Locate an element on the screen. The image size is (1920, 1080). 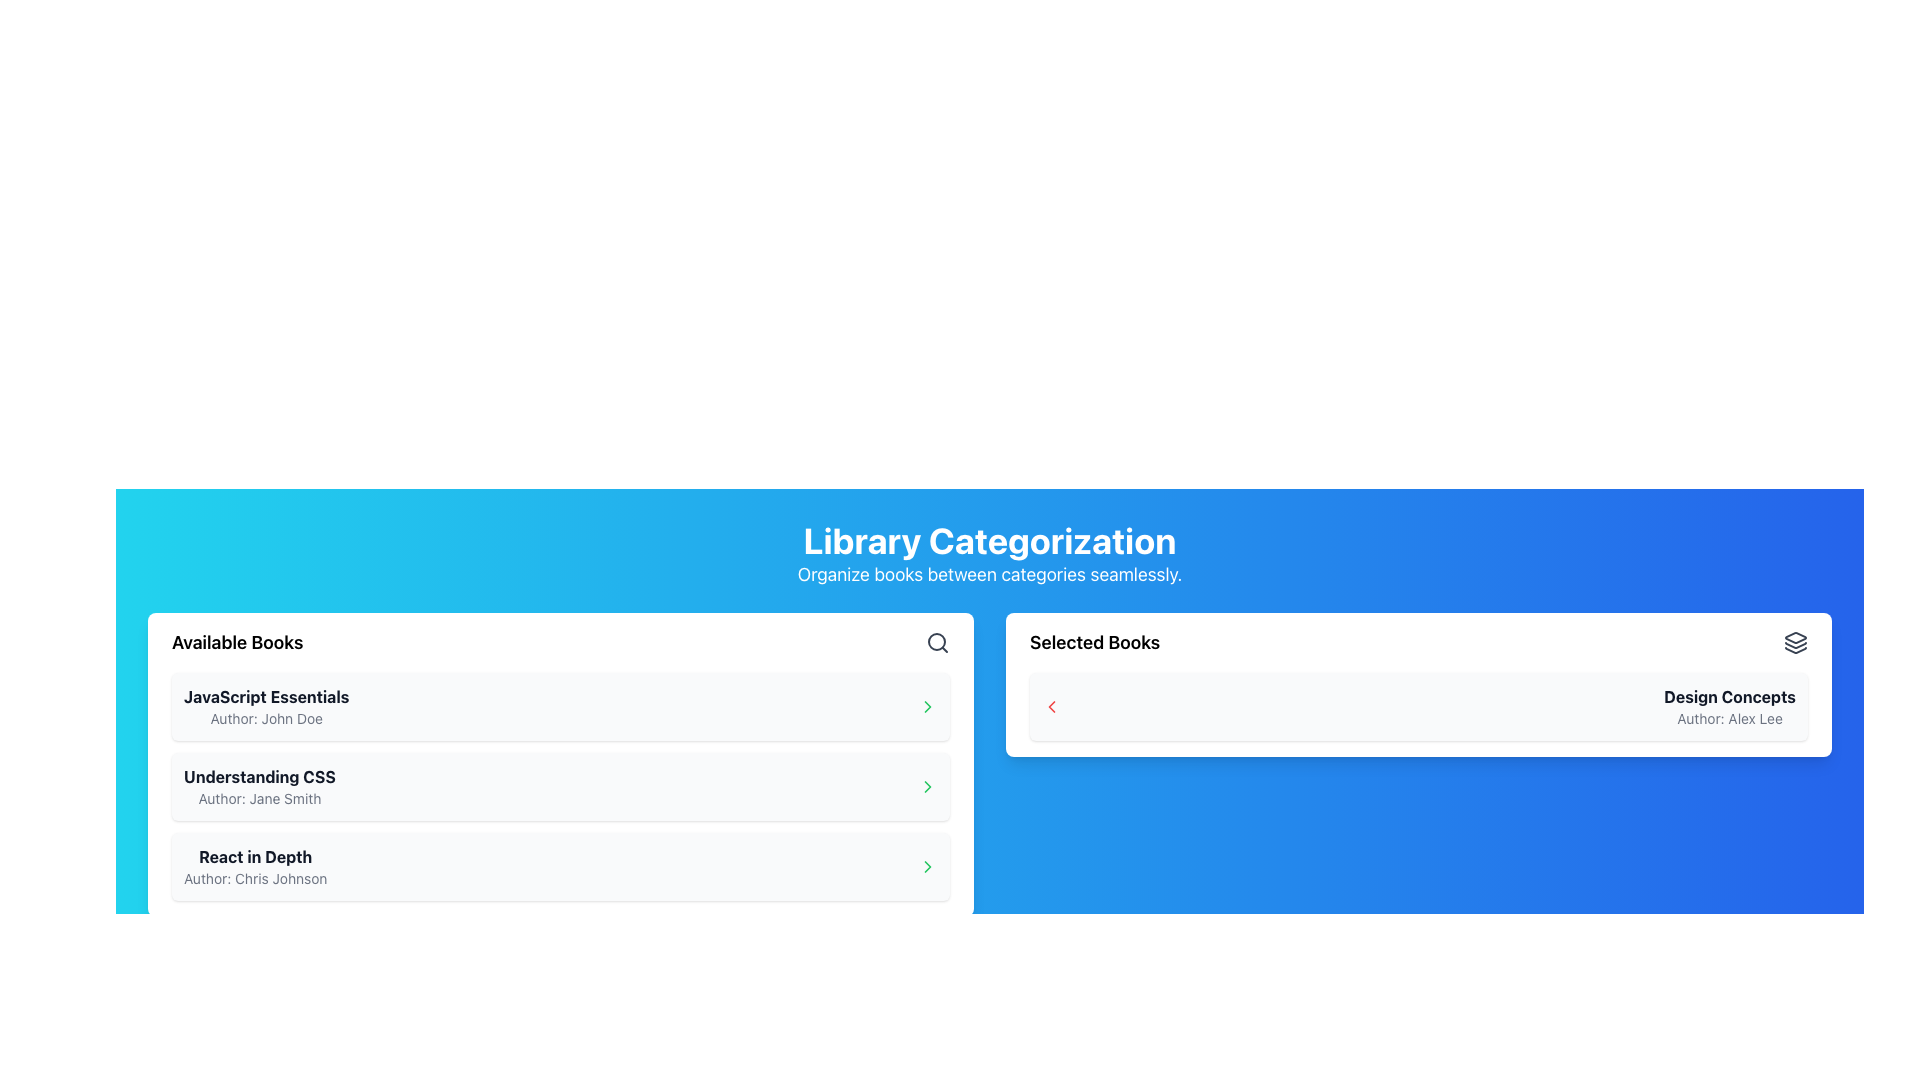
the text label that provides author details of the book 'Understanding CSS', located in the second row of the 'Available Books' section is located at coordinates (258, 797).